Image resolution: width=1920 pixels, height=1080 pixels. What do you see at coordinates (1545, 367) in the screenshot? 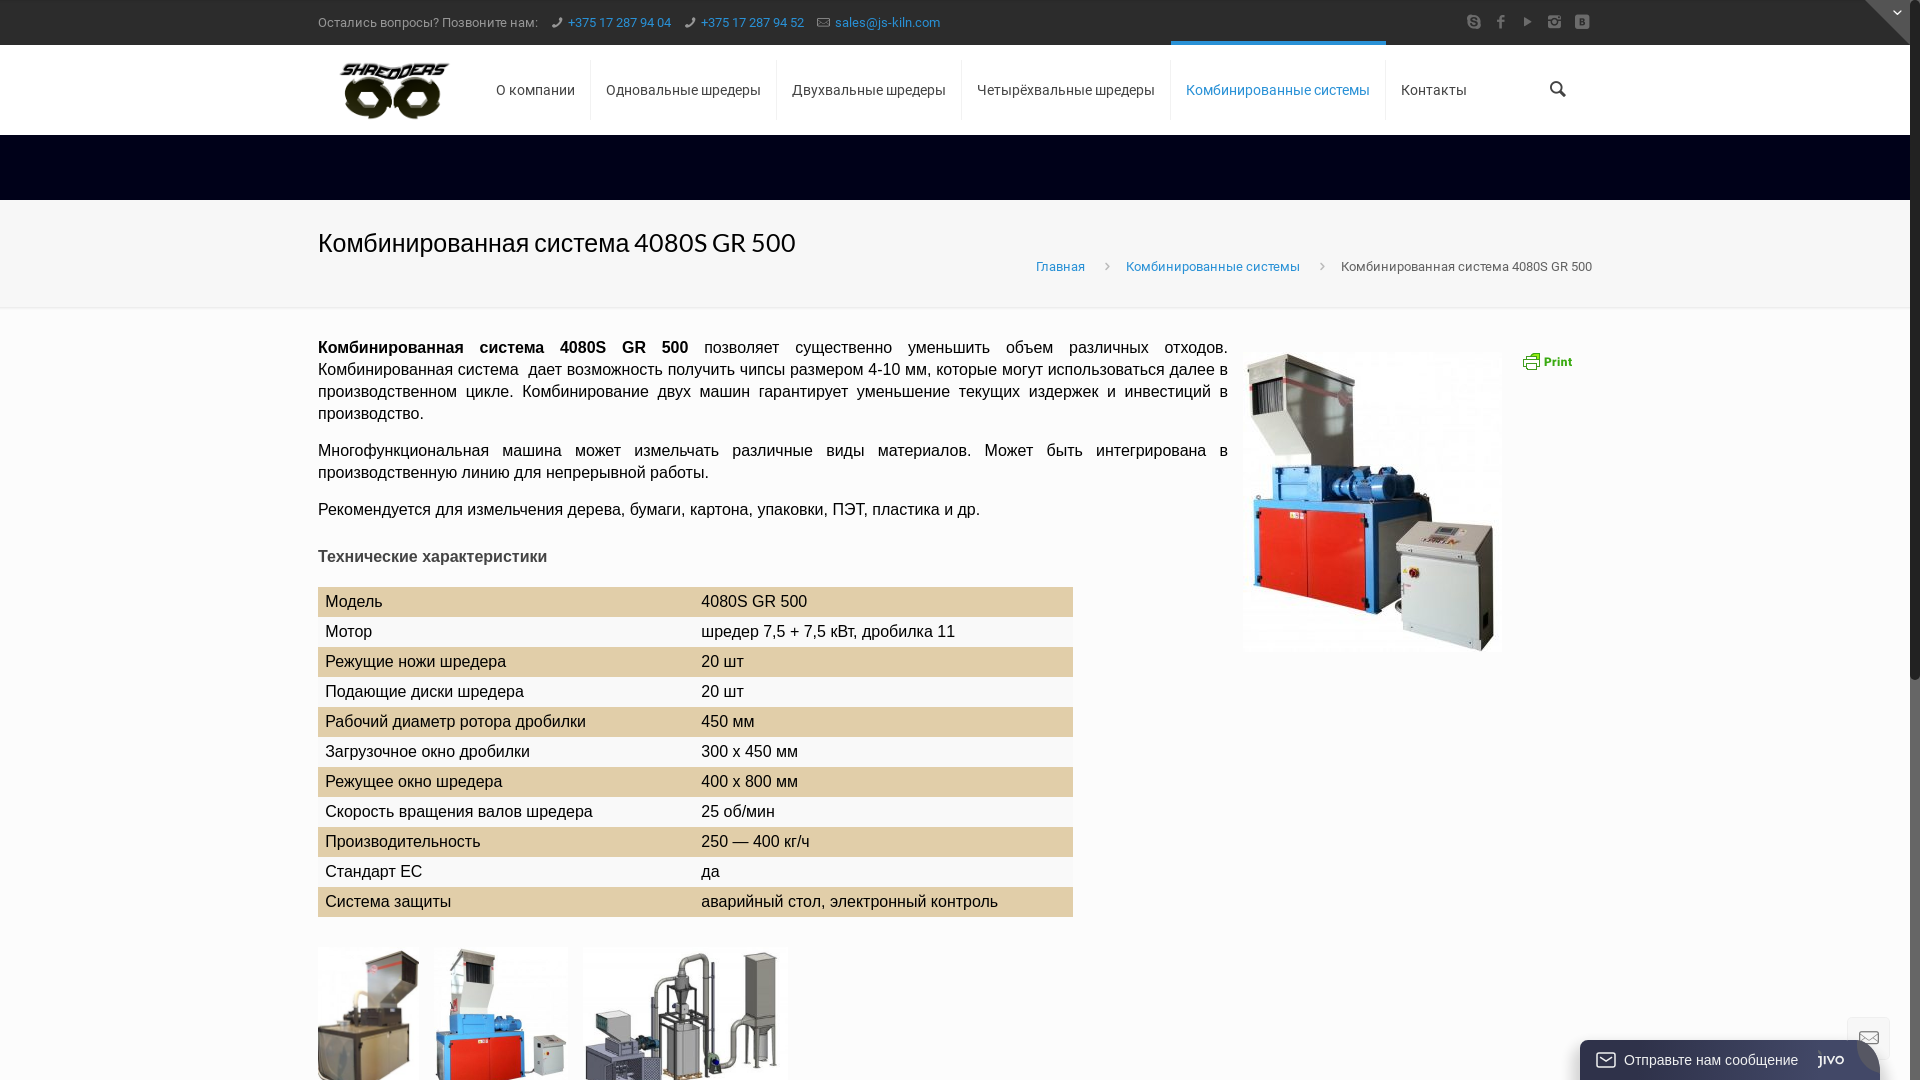
I see `'Printer Friendly, PDF & Email'` at bounding box center [1545, 367].